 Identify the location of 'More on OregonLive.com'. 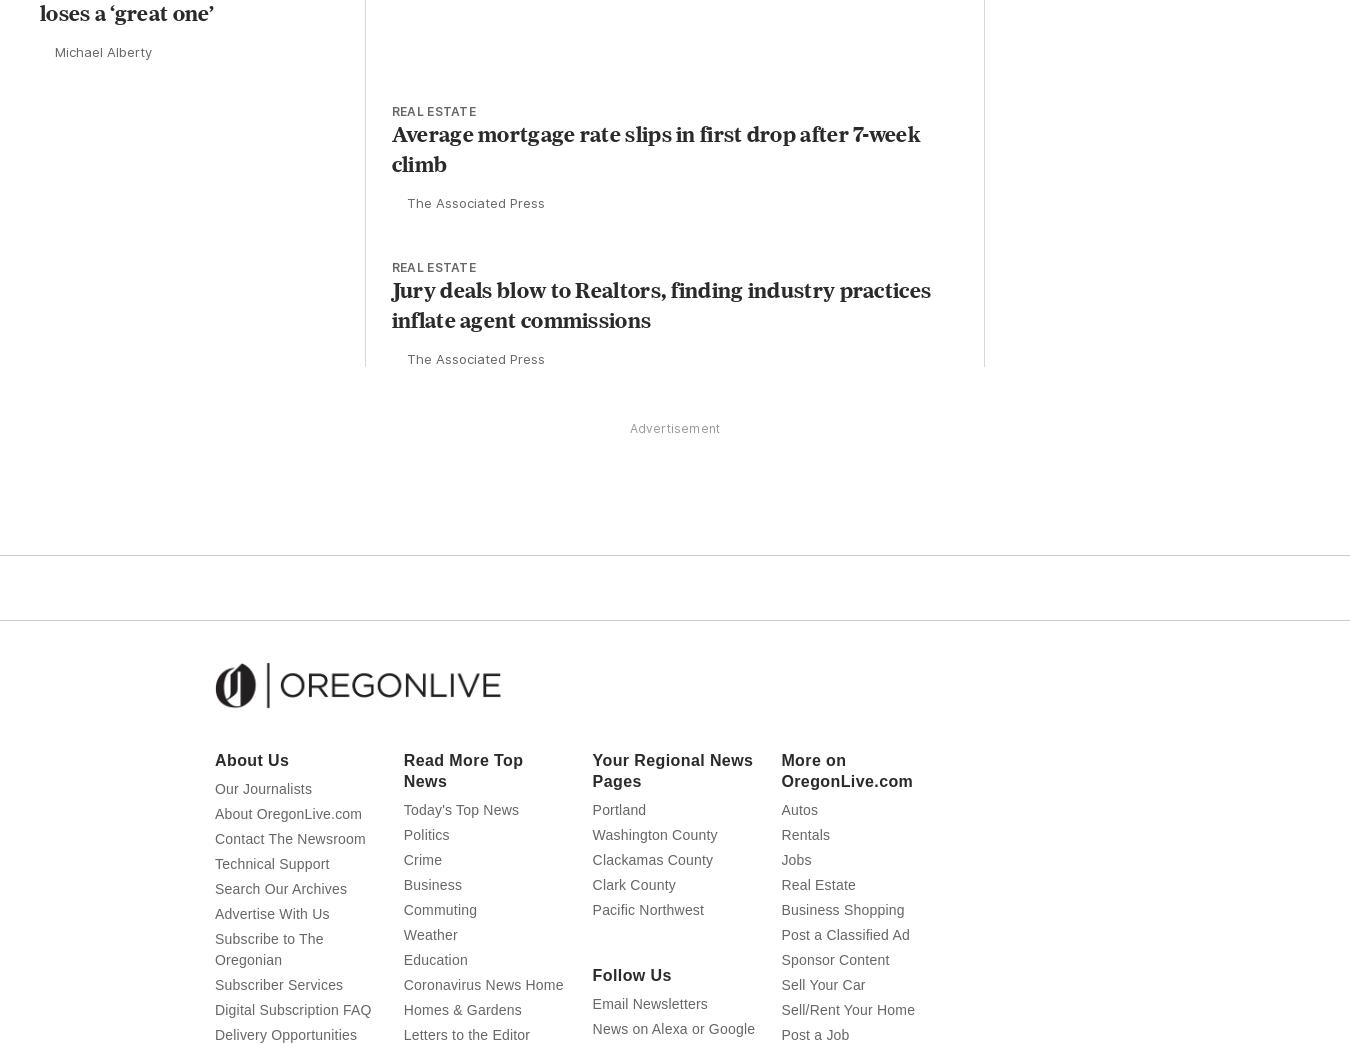
(779, 809).